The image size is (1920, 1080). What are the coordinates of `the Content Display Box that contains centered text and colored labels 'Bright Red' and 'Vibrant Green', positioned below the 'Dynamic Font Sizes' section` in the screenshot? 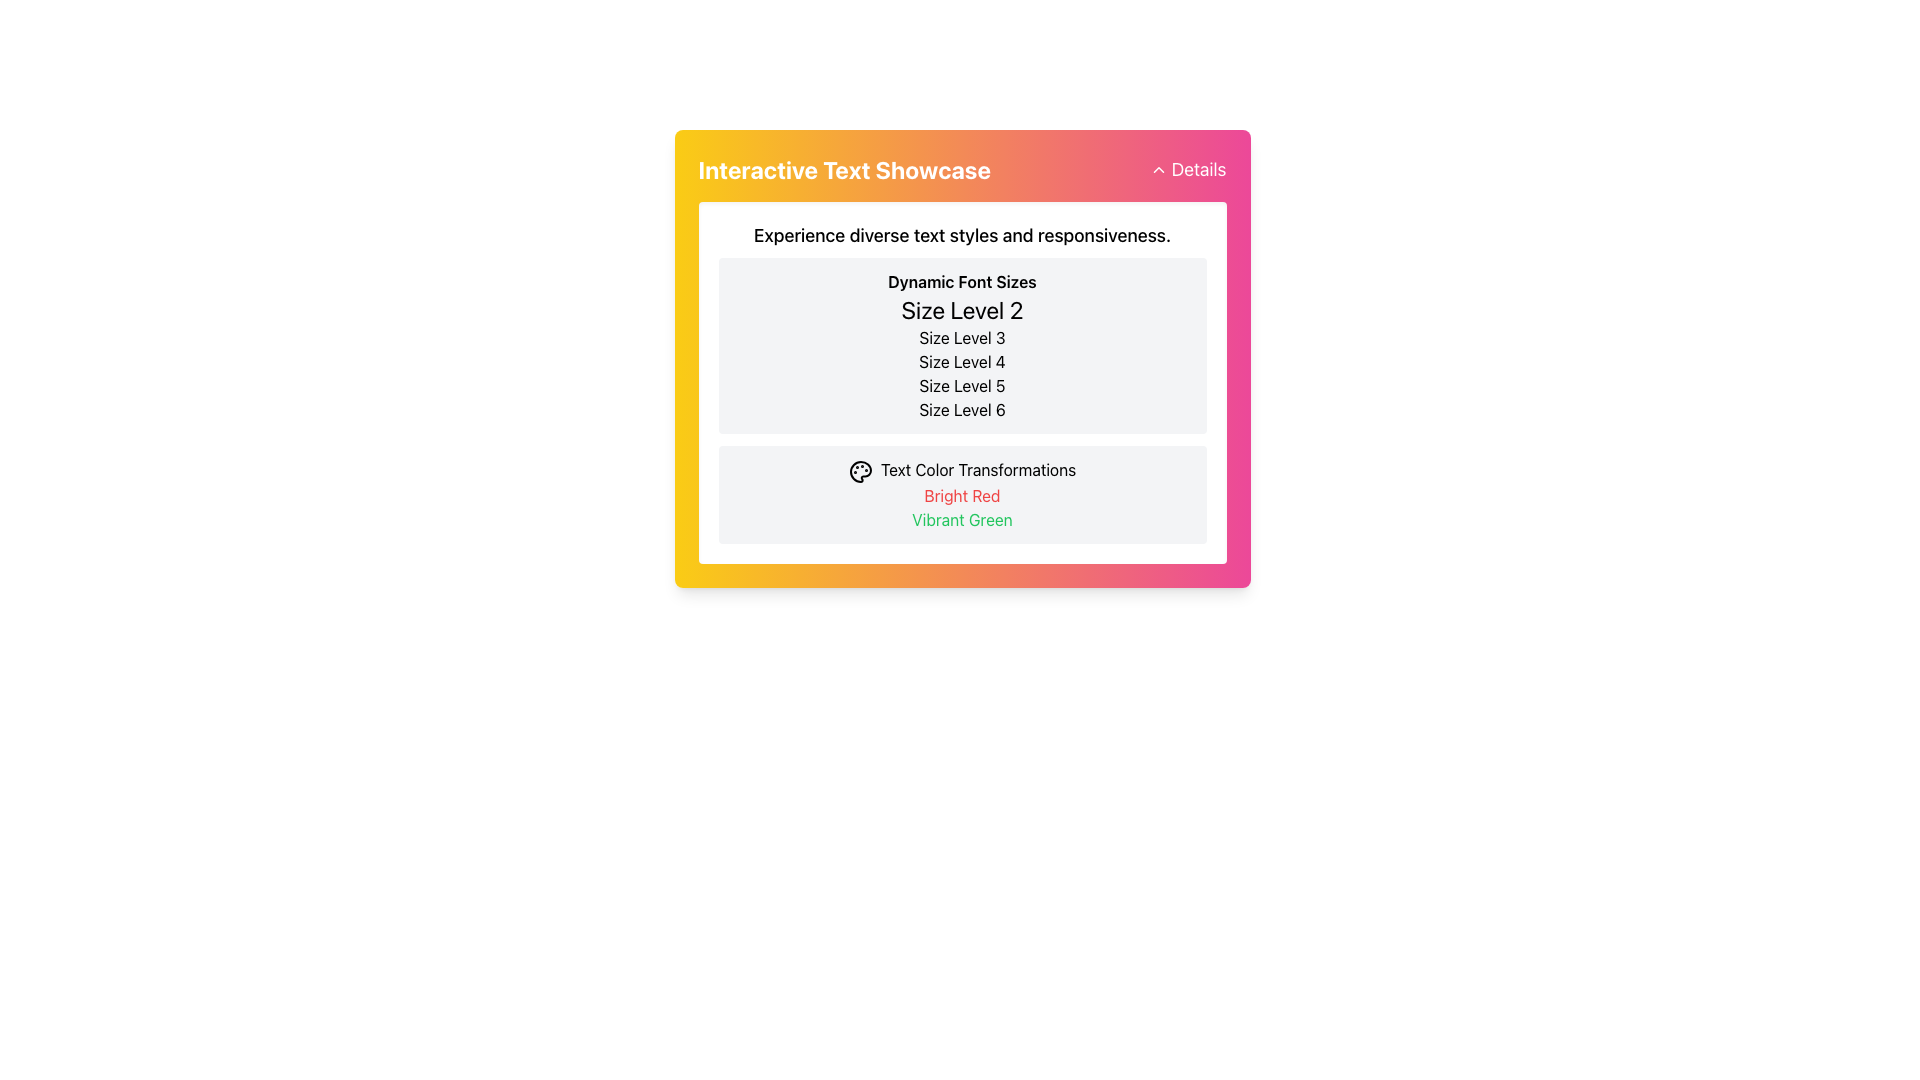 It's located at (962, 494).